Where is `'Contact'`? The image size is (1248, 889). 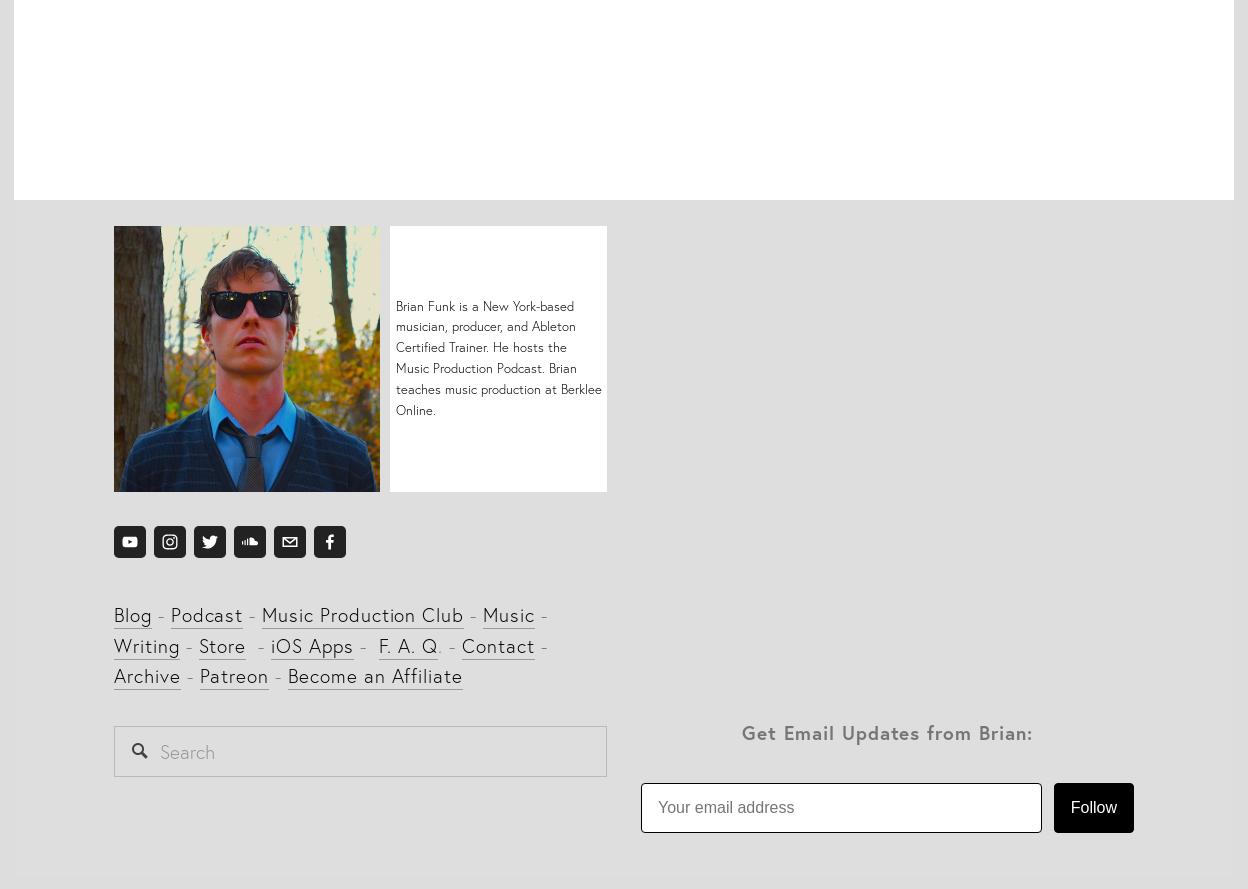
'Contact' is located at coordinates (461, 644).